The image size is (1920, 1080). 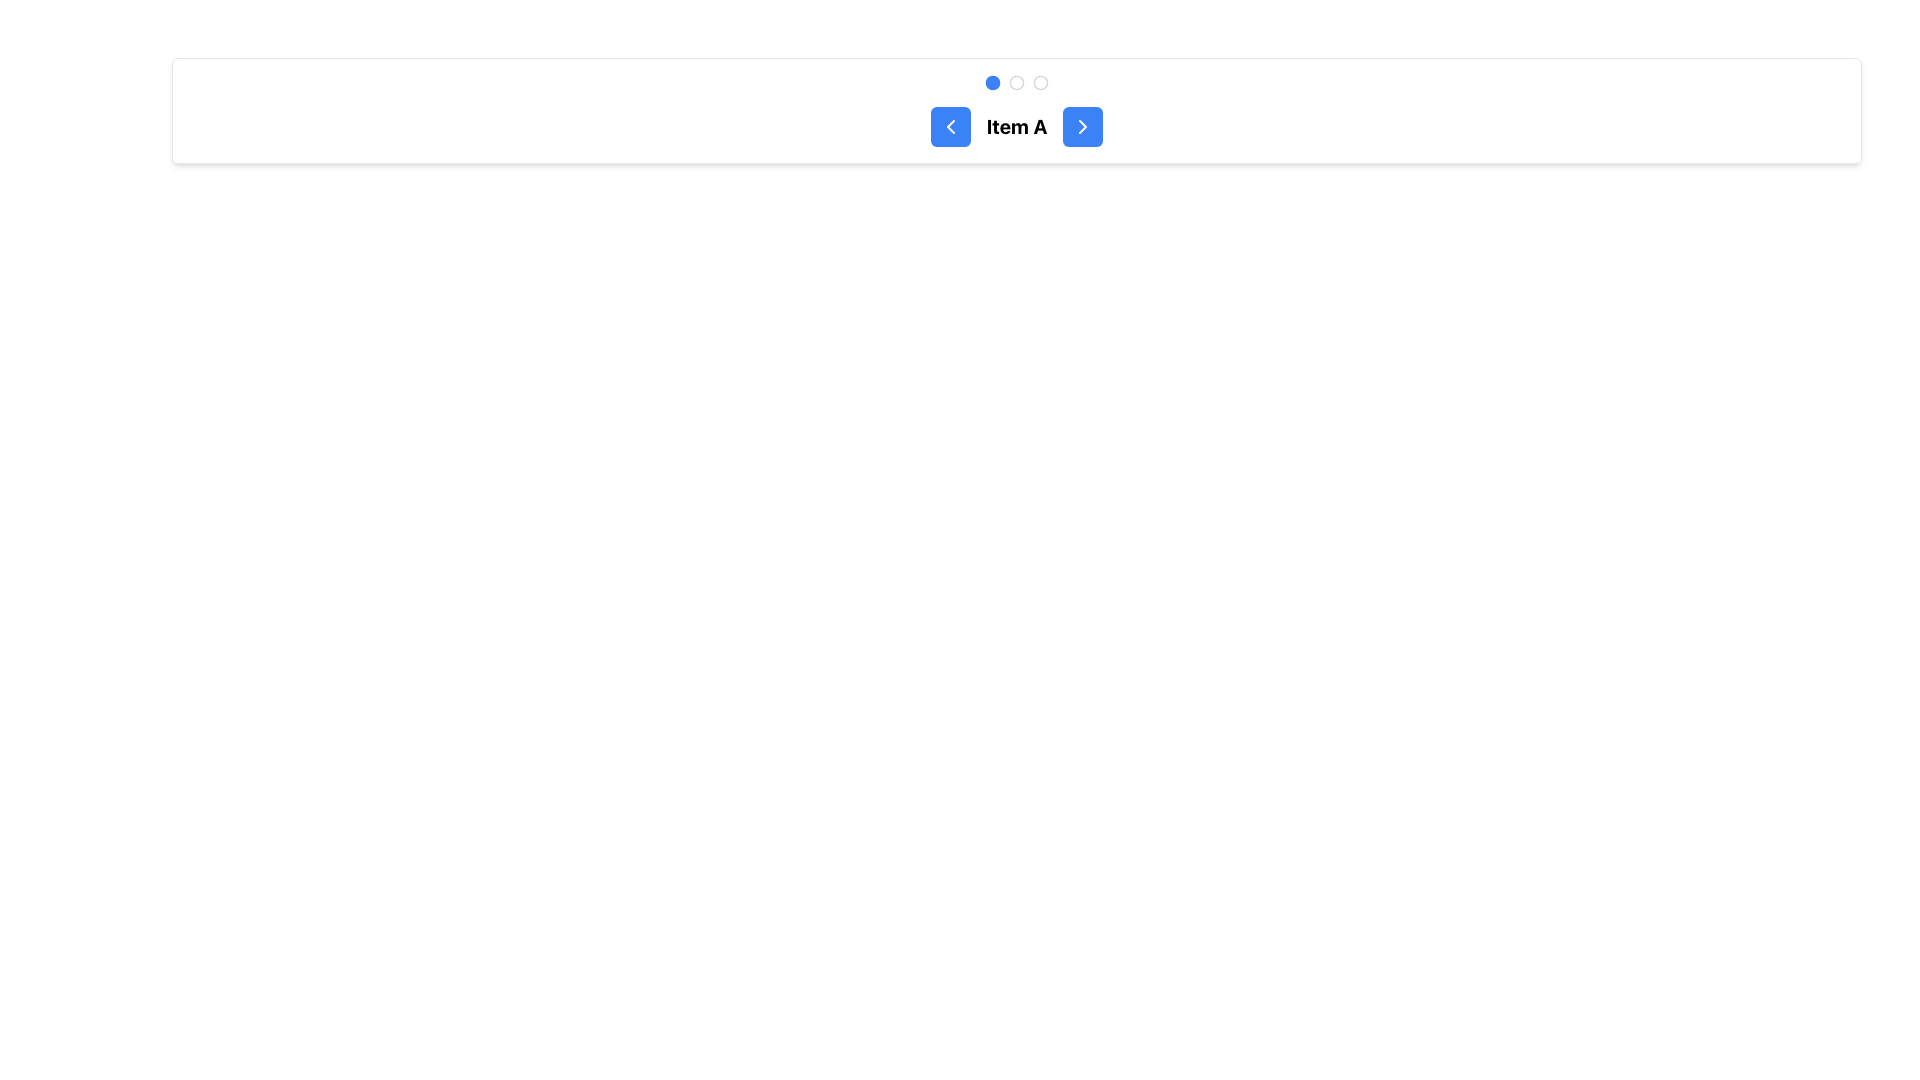 I want to click on the right-facing chevron icon inside the circular blue button on the far-right side of the control bar, so click(x=1082, y=127).